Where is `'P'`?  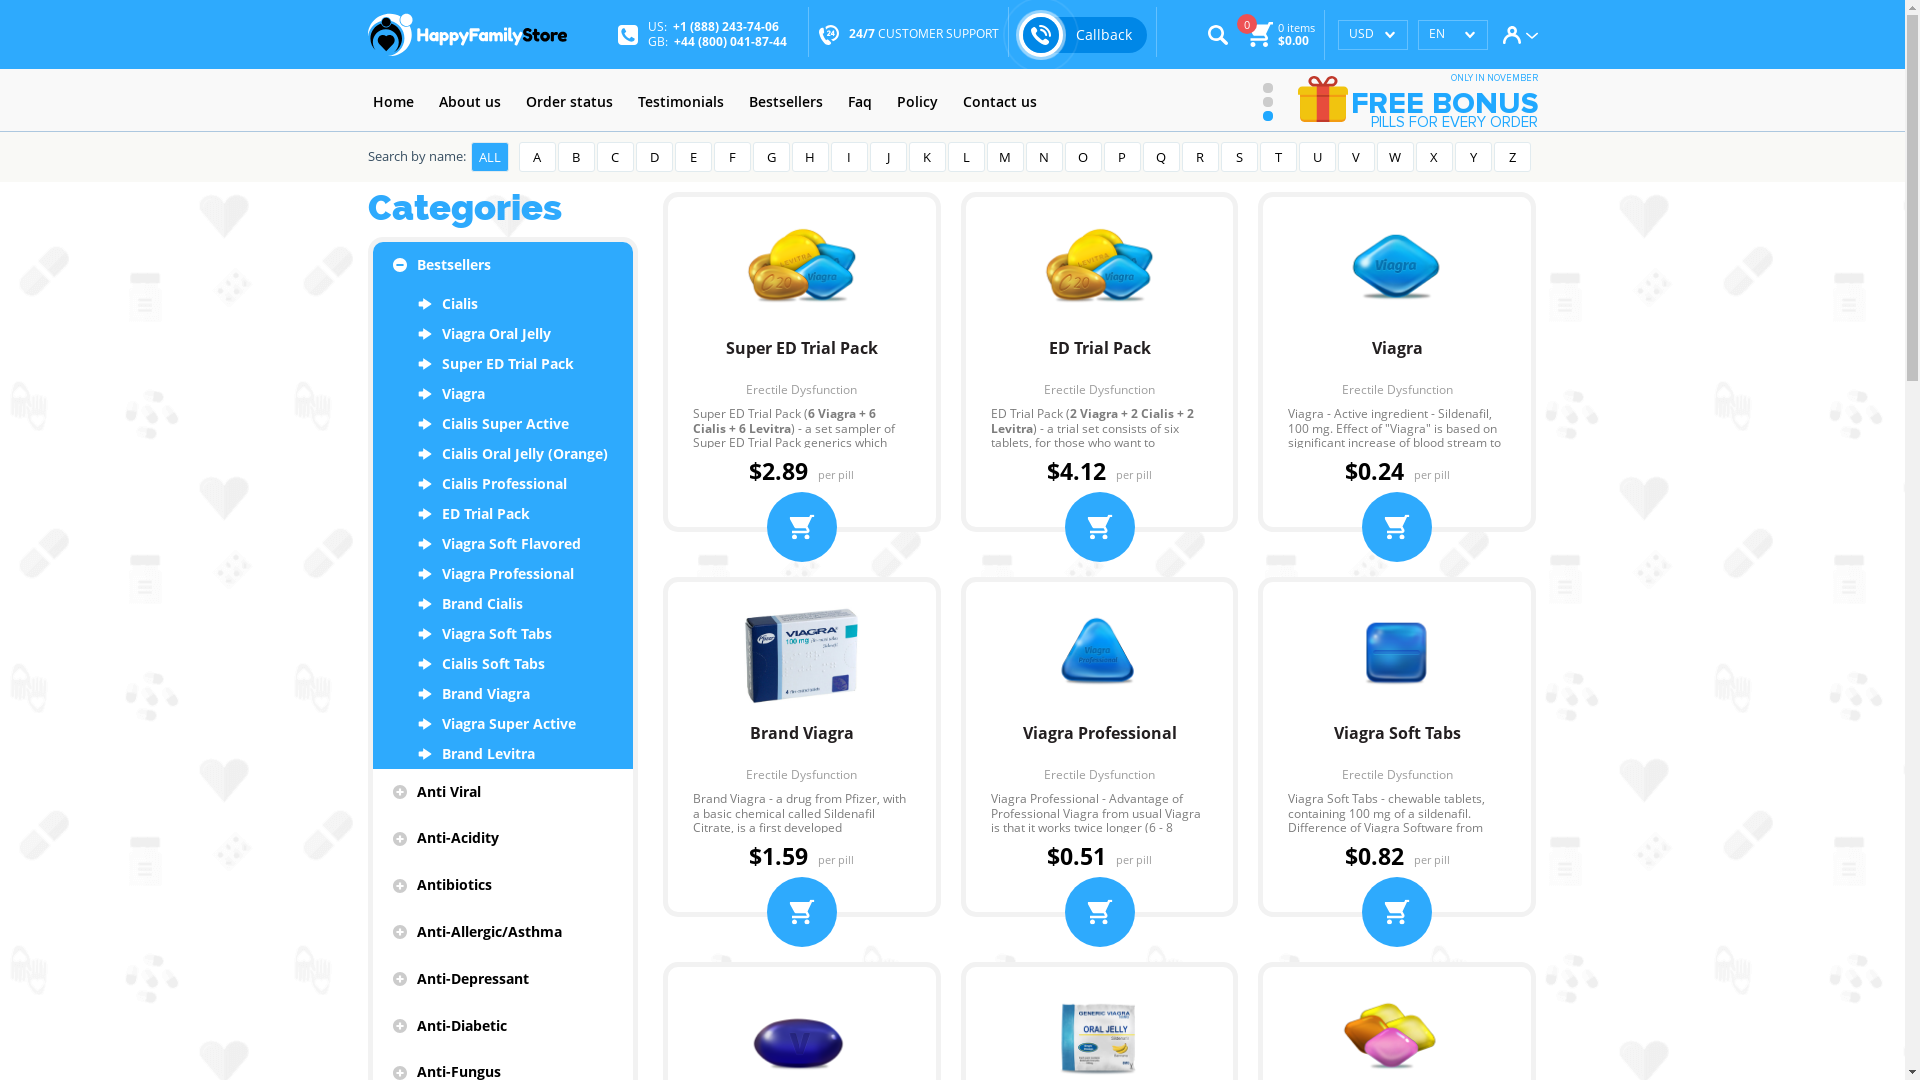
'P' is located at coordinates (1122, 156).